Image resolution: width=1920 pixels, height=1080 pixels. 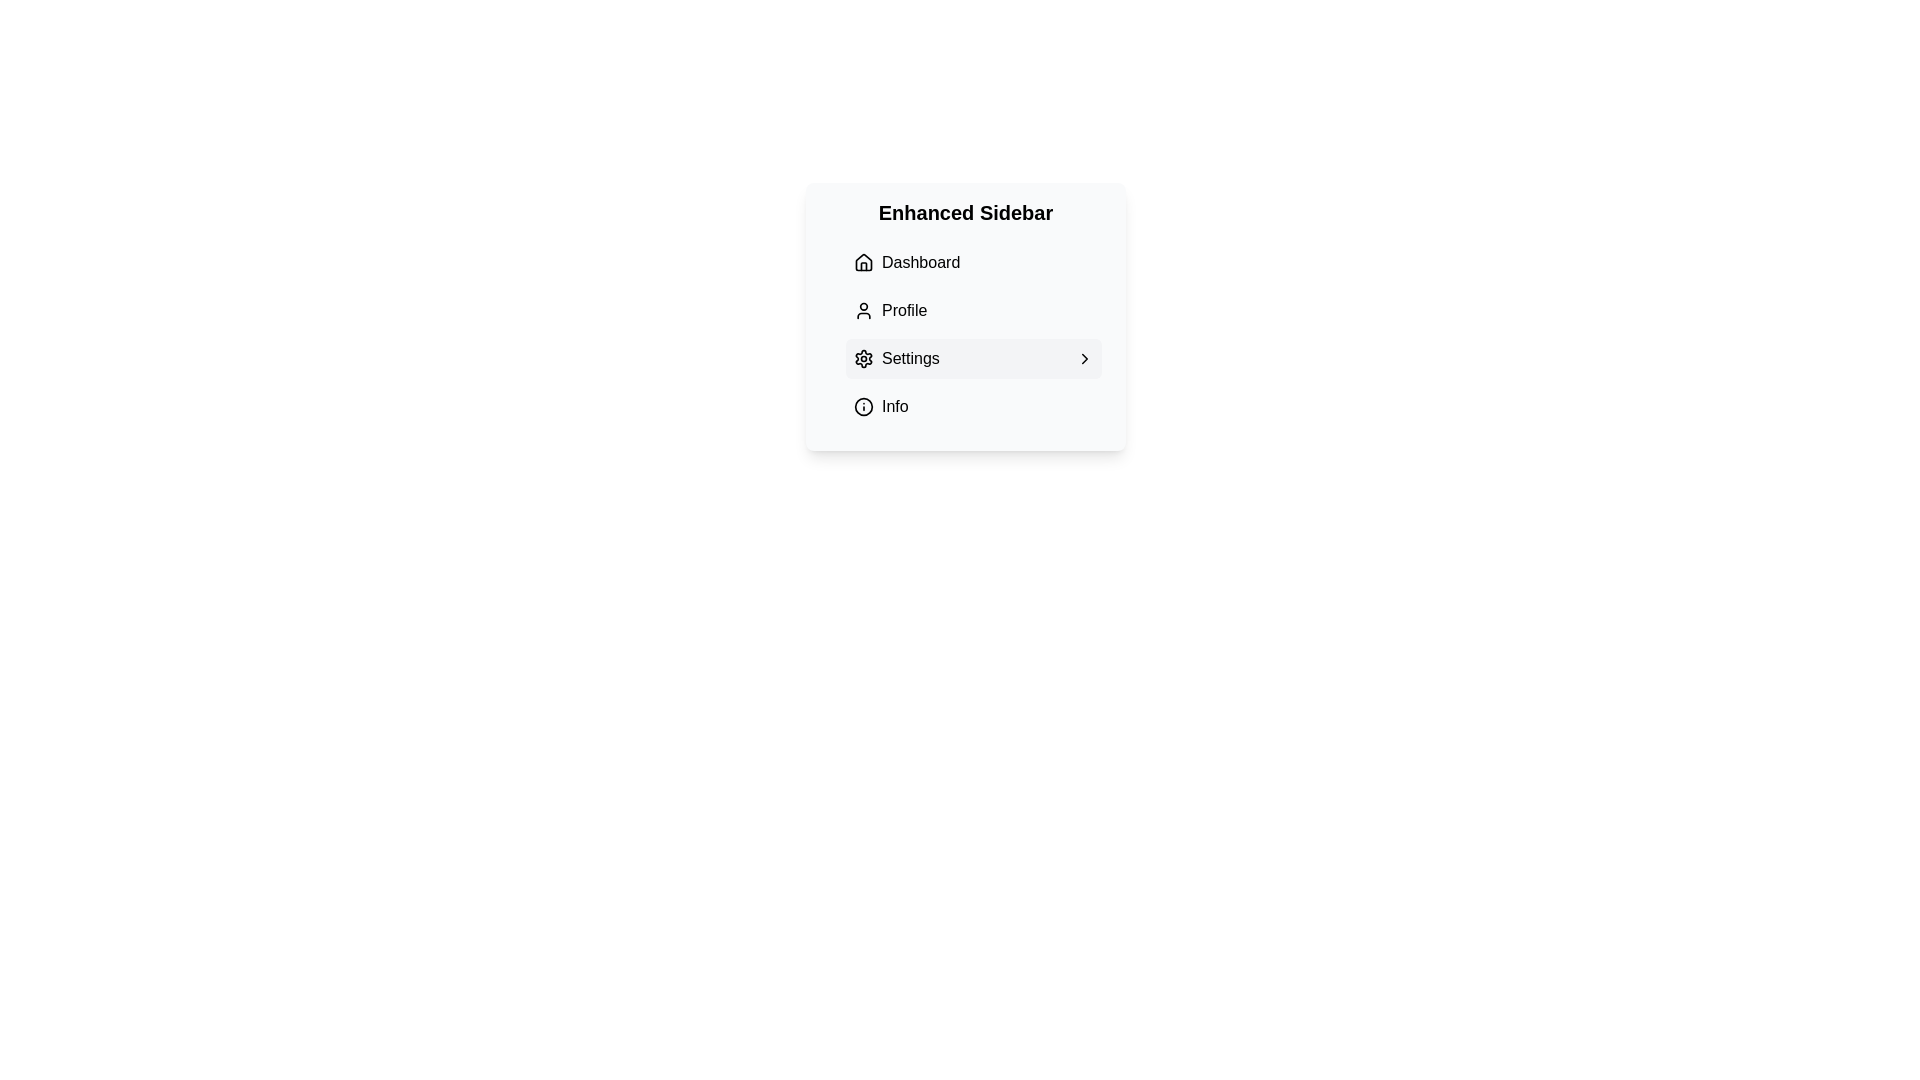 I want to click on the 'Dashboard' navigational button located at the top of the sidebar menu, so click(x=974, y=261).